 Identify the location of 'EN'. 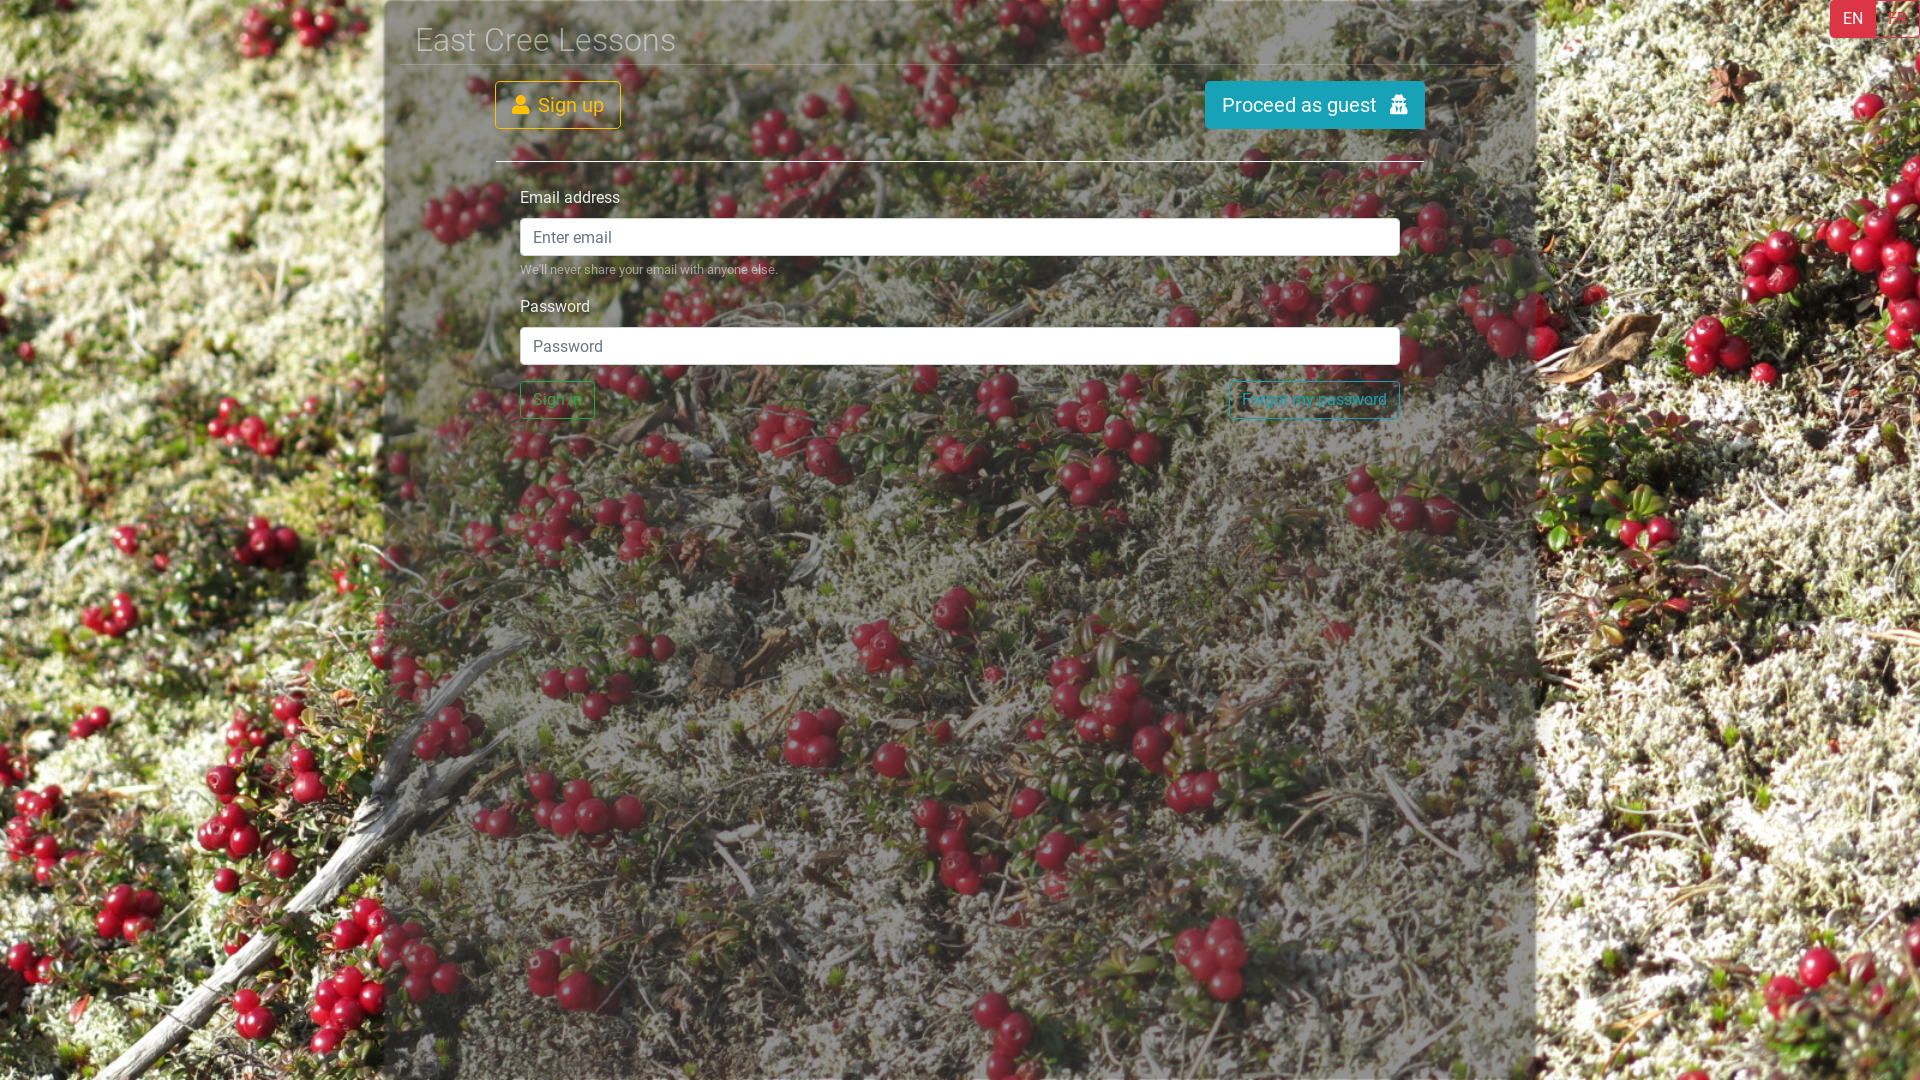
(1851, 19).